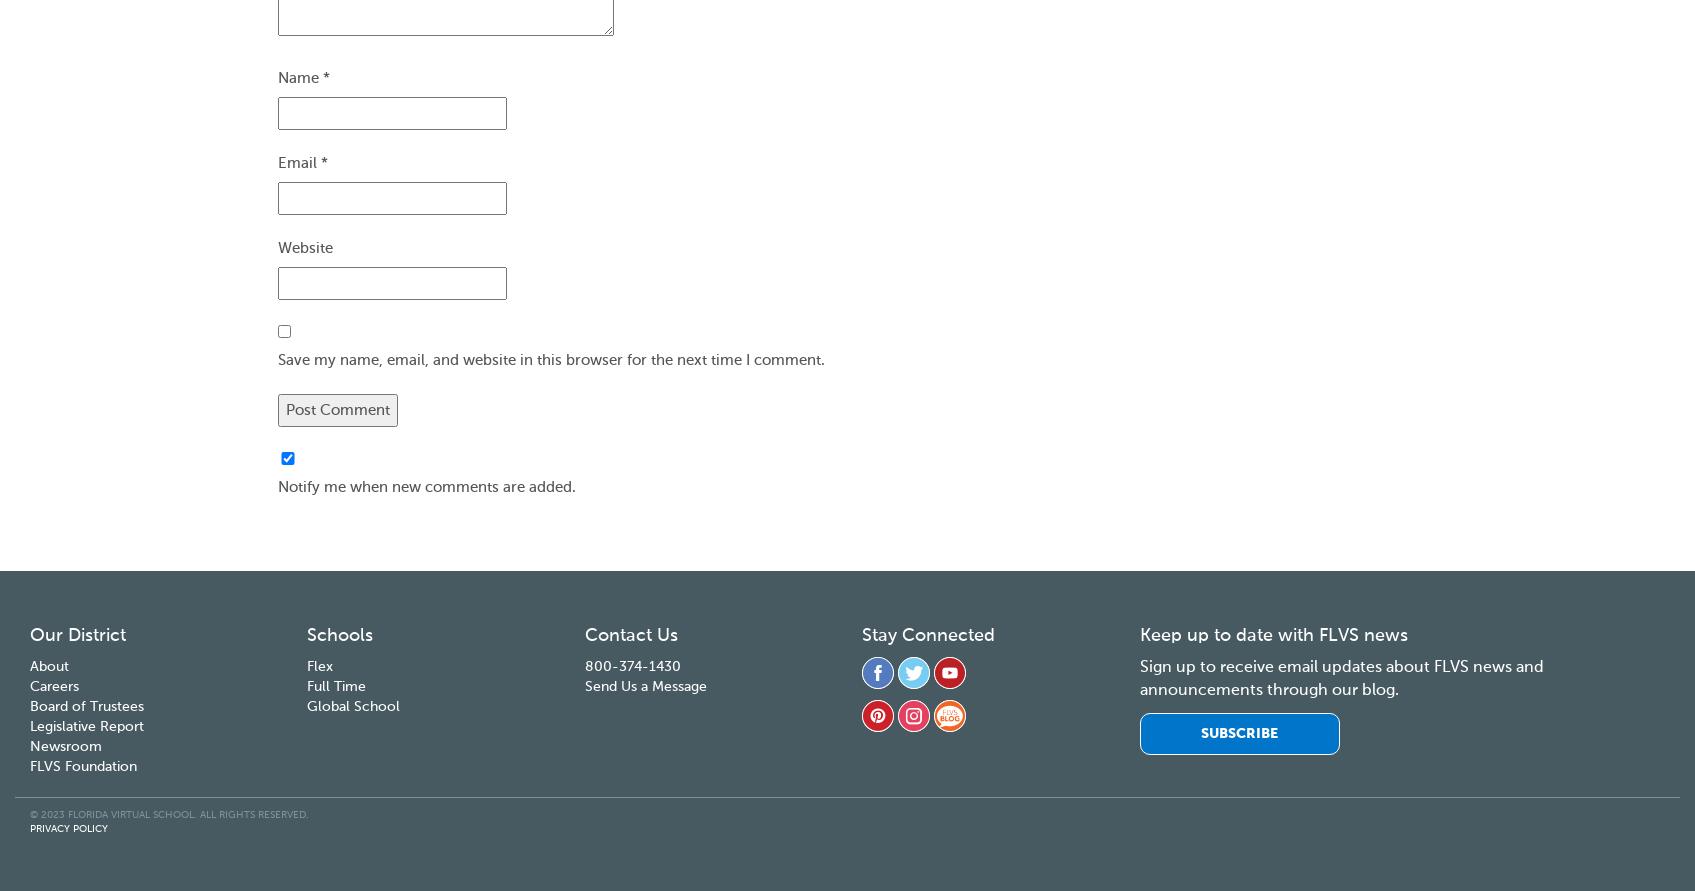 Image resolution: width=1695 pixels, height=891 pixels. Describe the element at coordinates (1239, 733) in the screenshot. I see `'Subscribe'` at that location.